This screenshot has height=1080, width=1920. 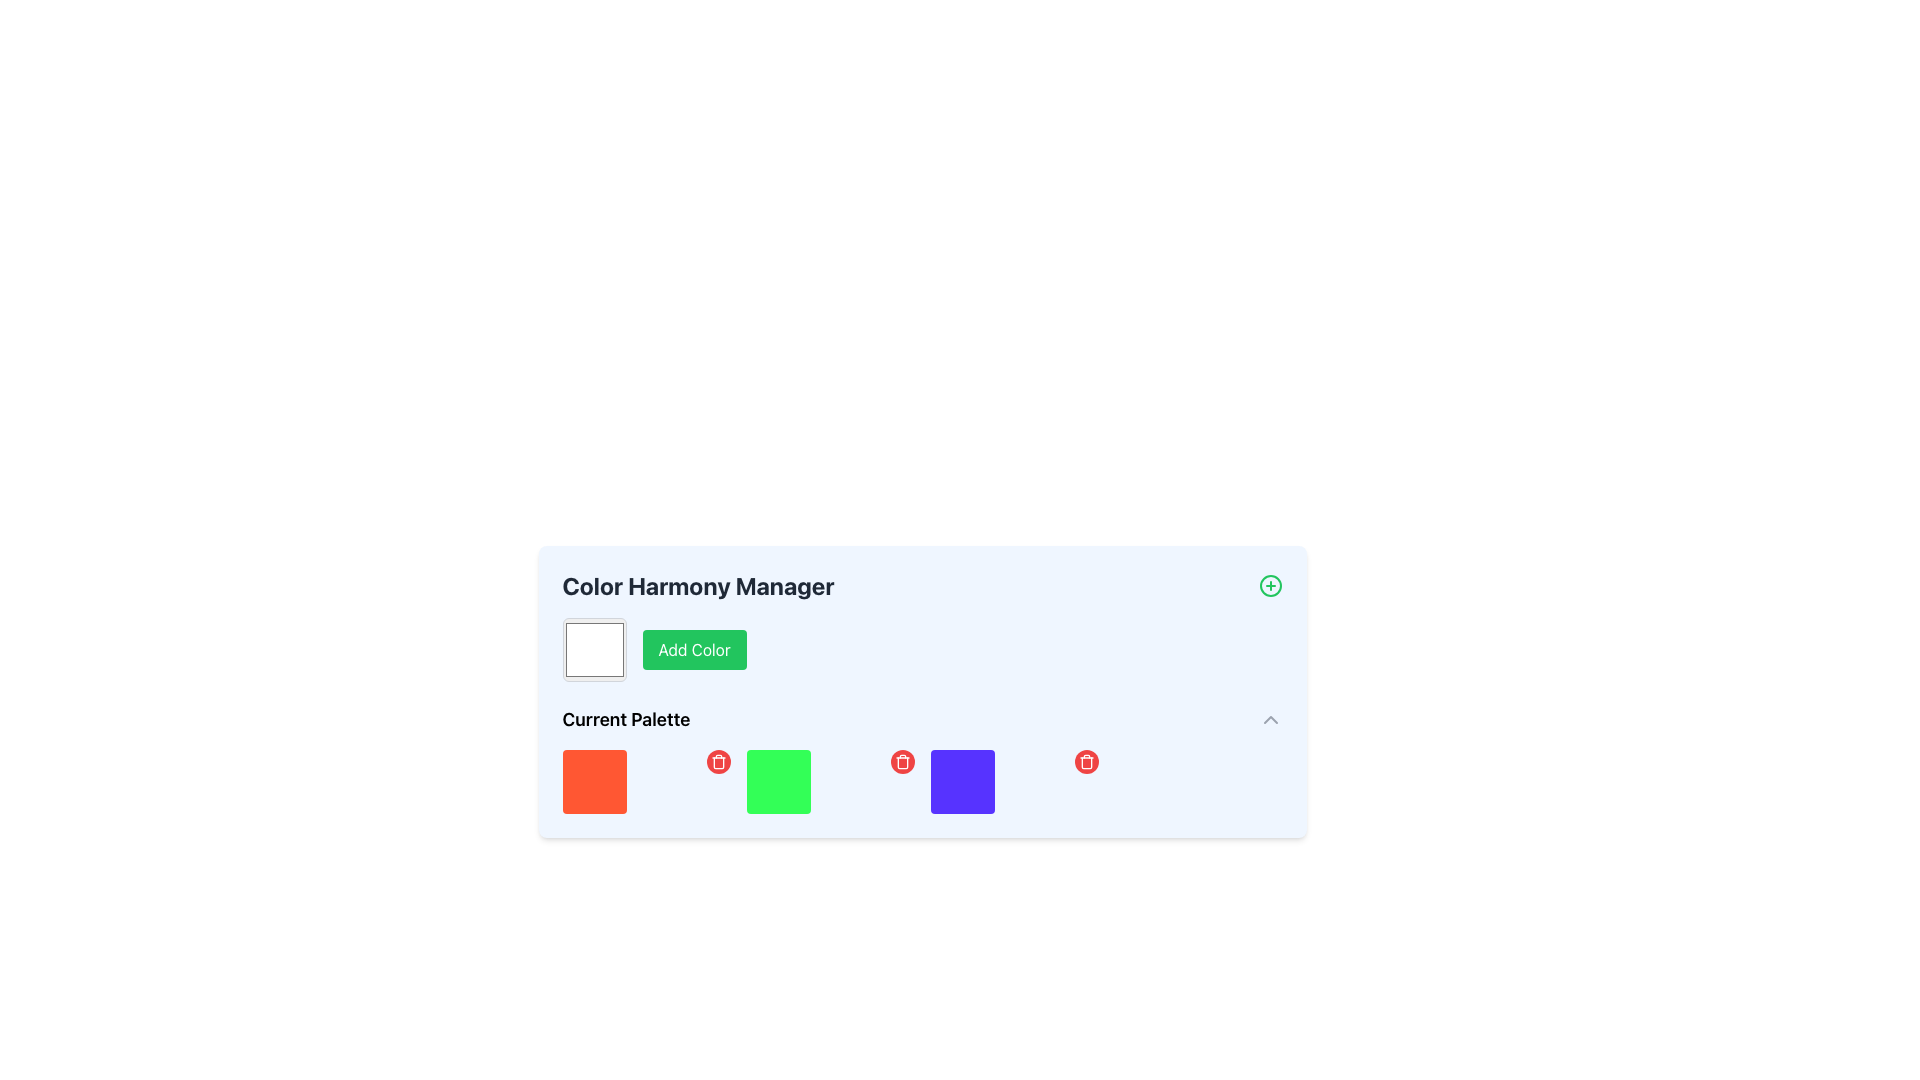 What do you see at coordinates (901, 762) in the screenshot?
I see `the red trash can icon button, which is the third delete icon from the left in the palette manager` at bounding box center [901, 762].